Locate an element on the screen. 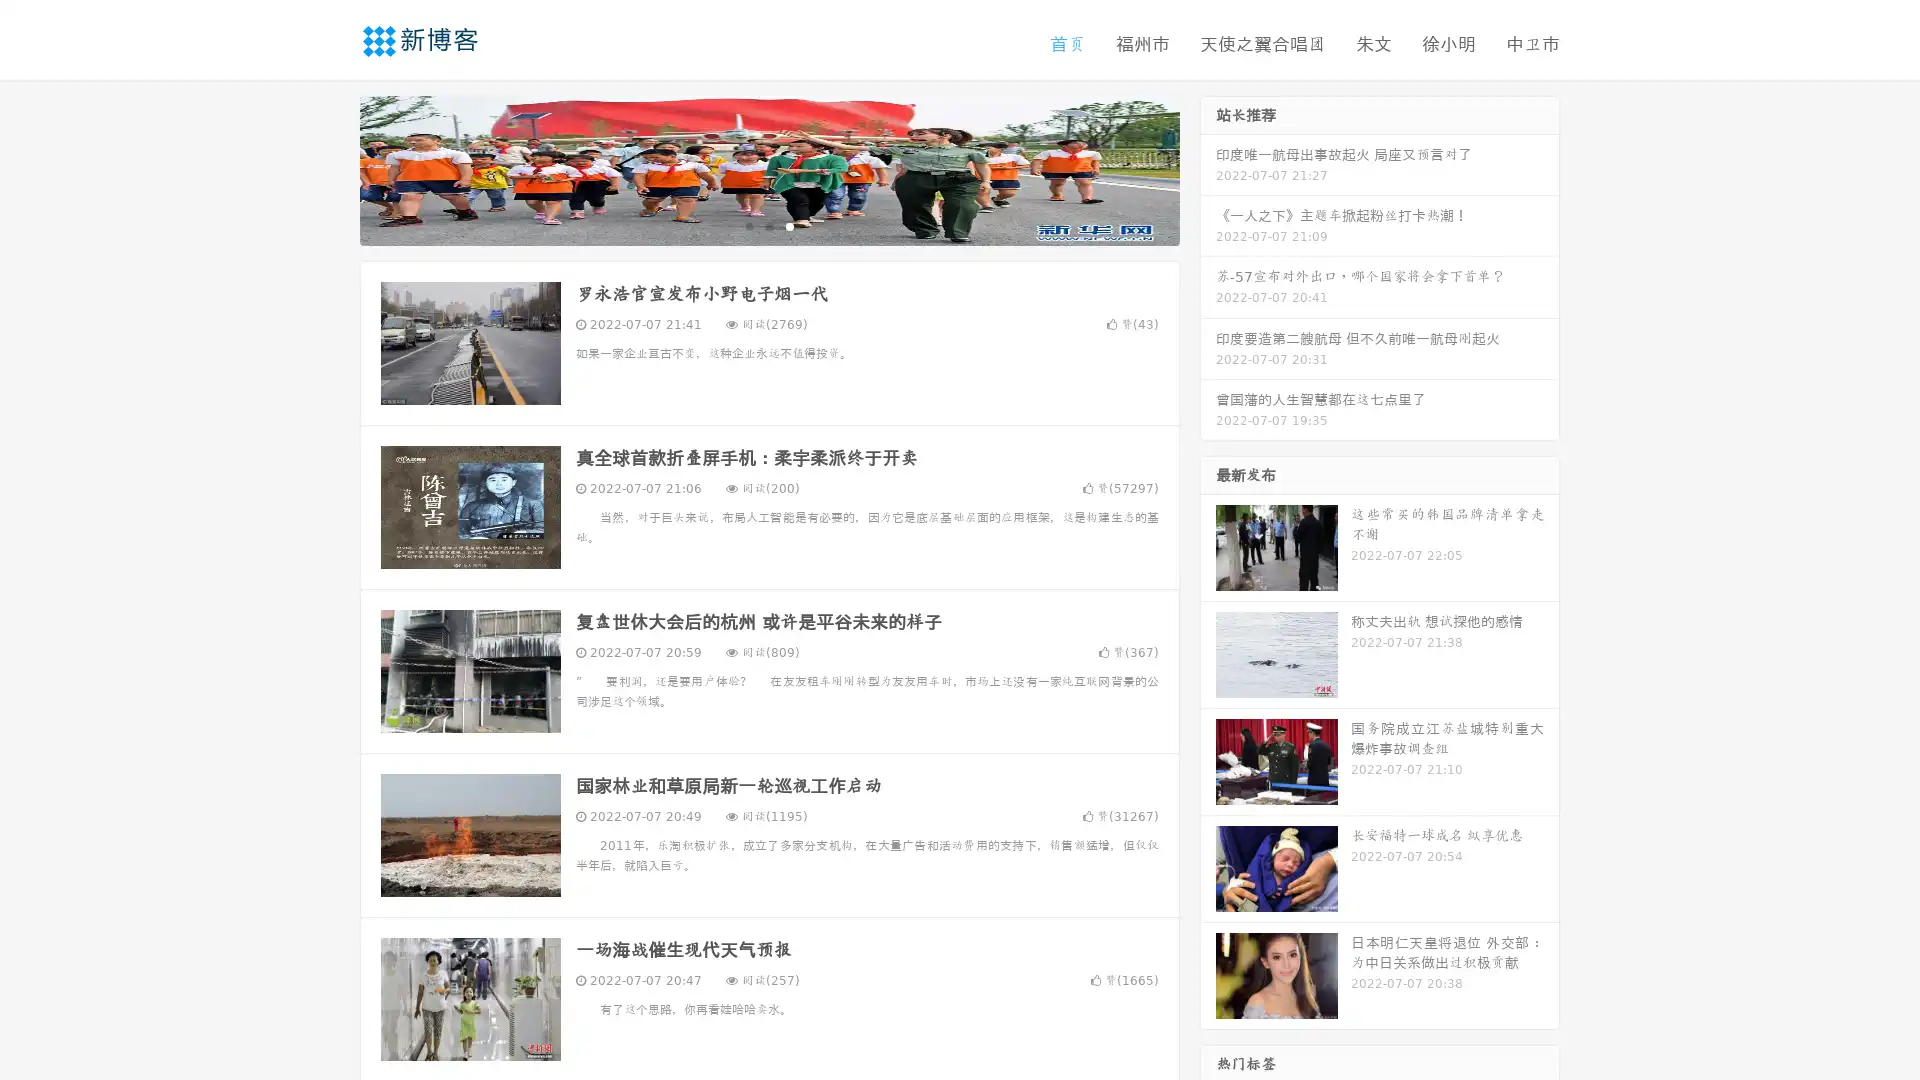  Go to slide 1 is located at coordinates (748, 225).